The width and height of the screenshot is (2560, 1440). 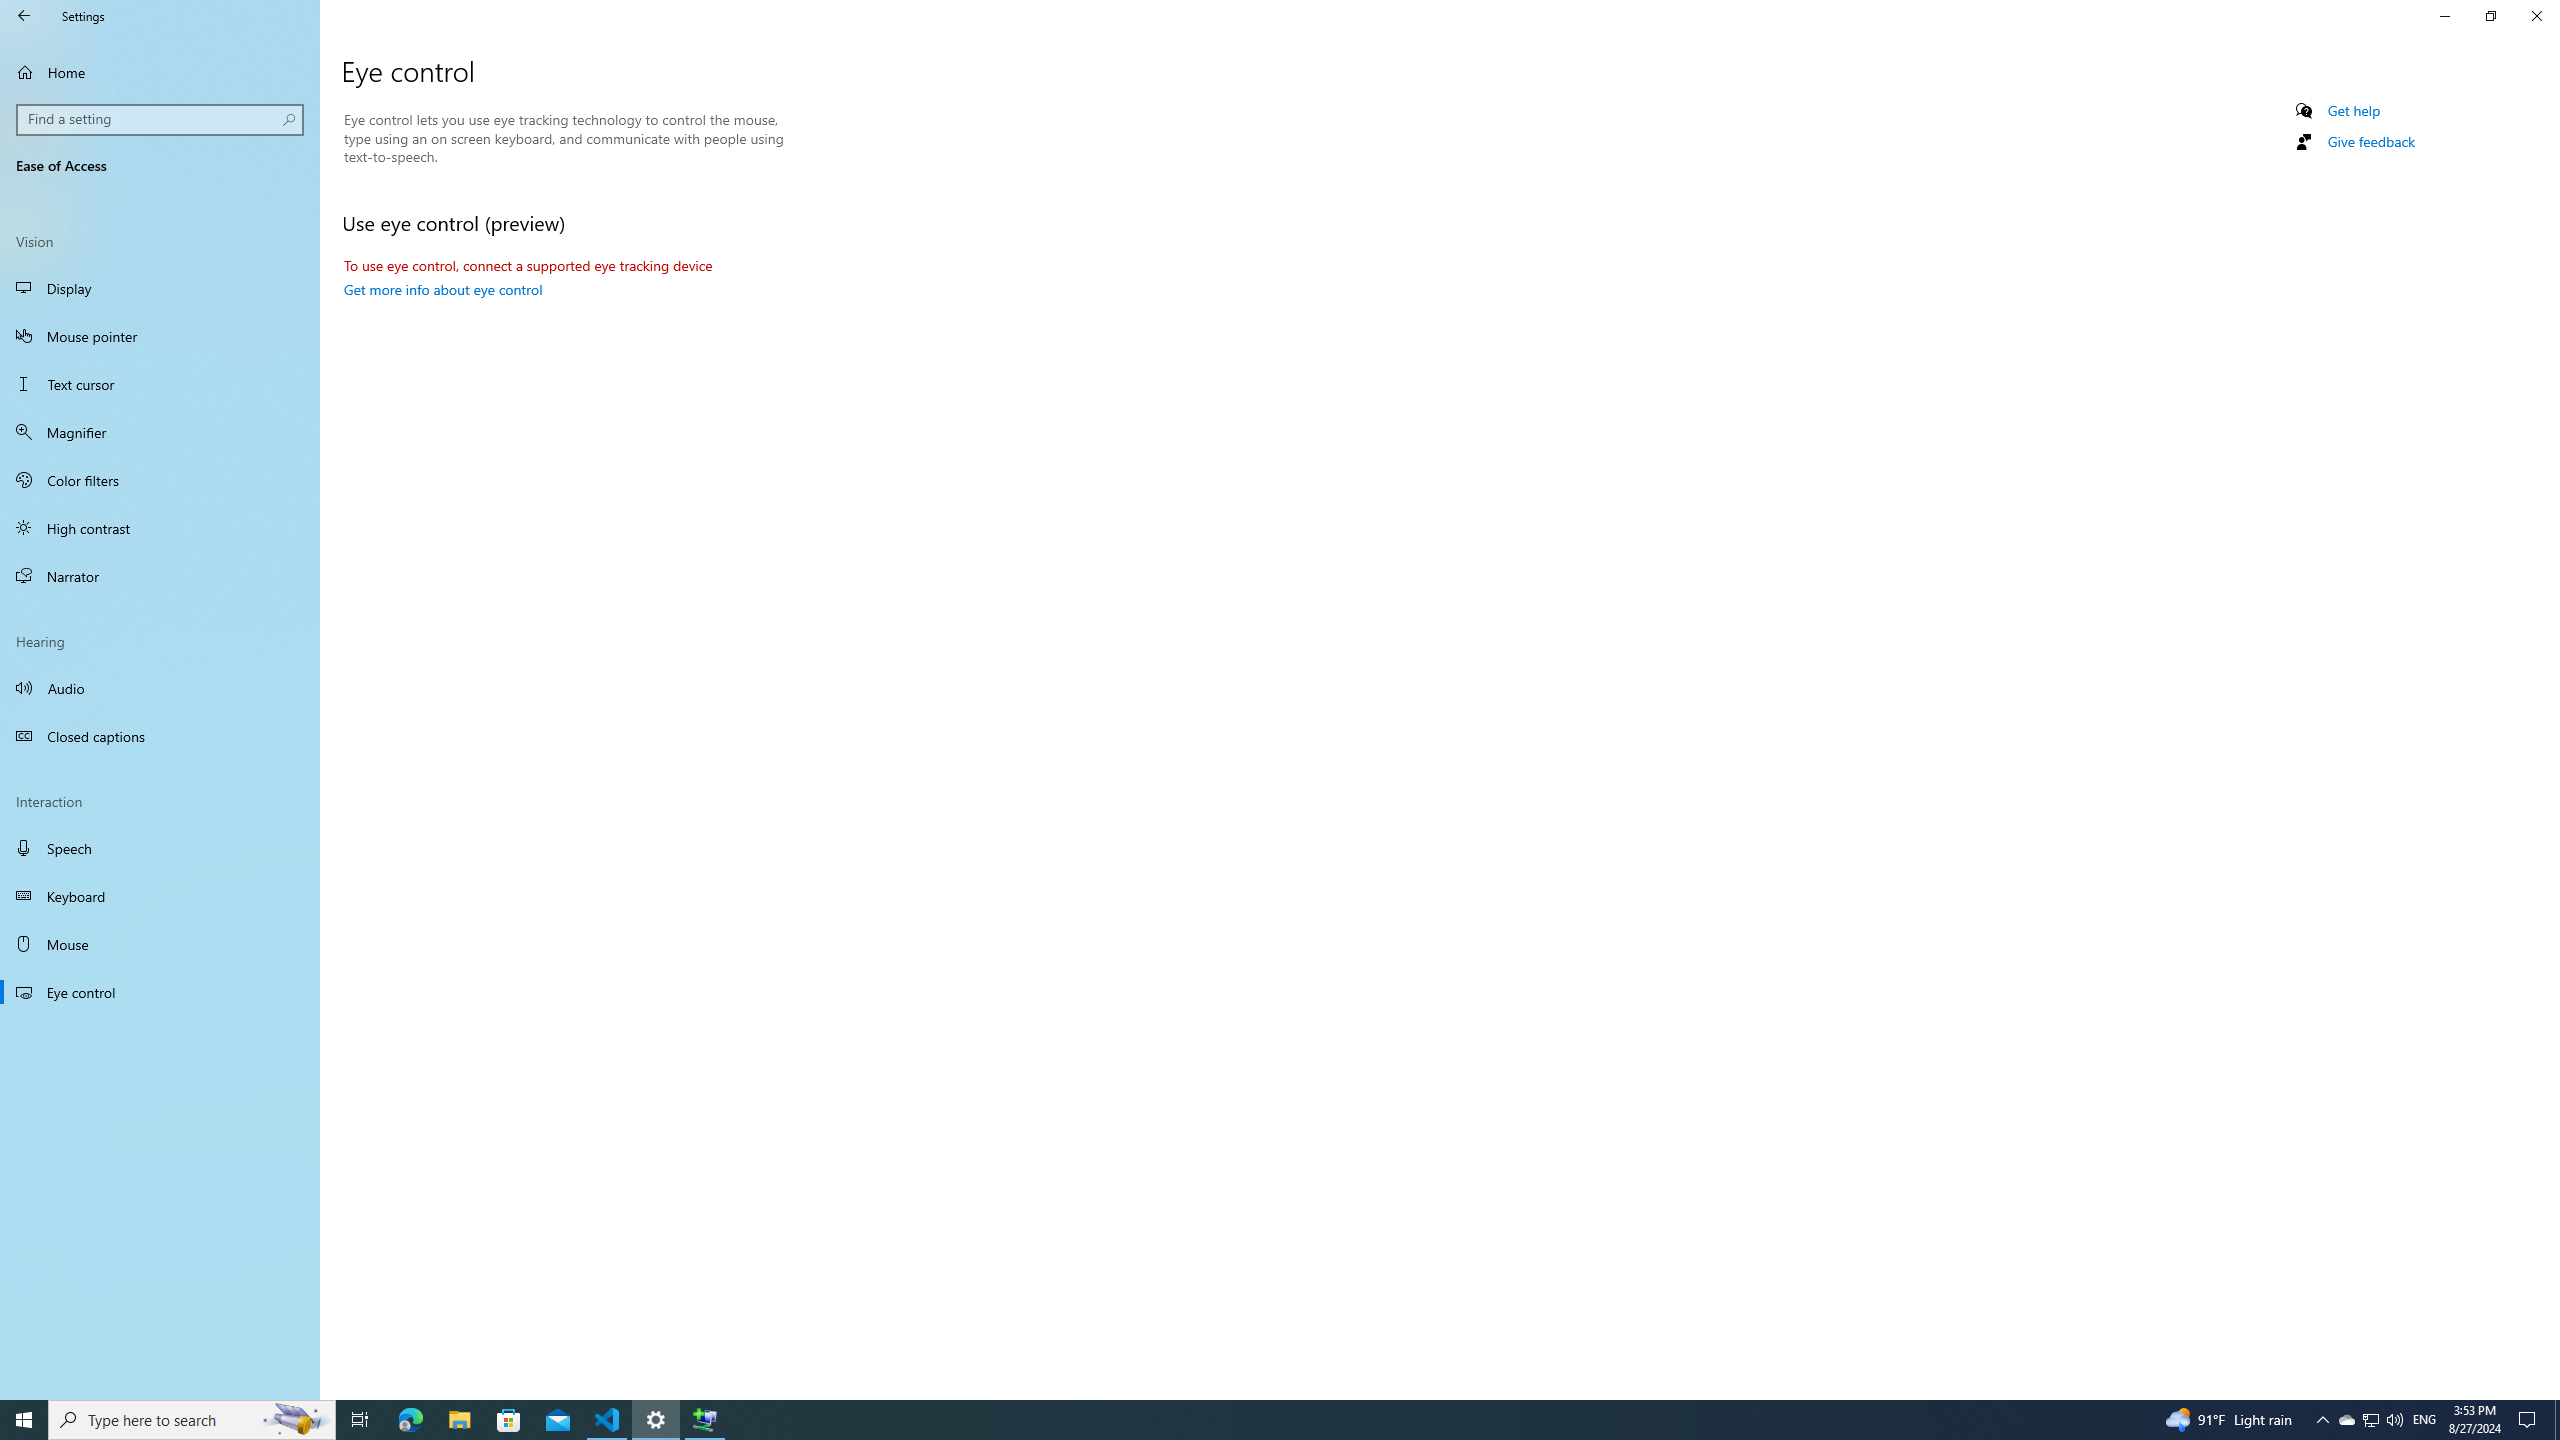 I want to click on 'Settings - 1 running window', so click(x=656, y=1418).